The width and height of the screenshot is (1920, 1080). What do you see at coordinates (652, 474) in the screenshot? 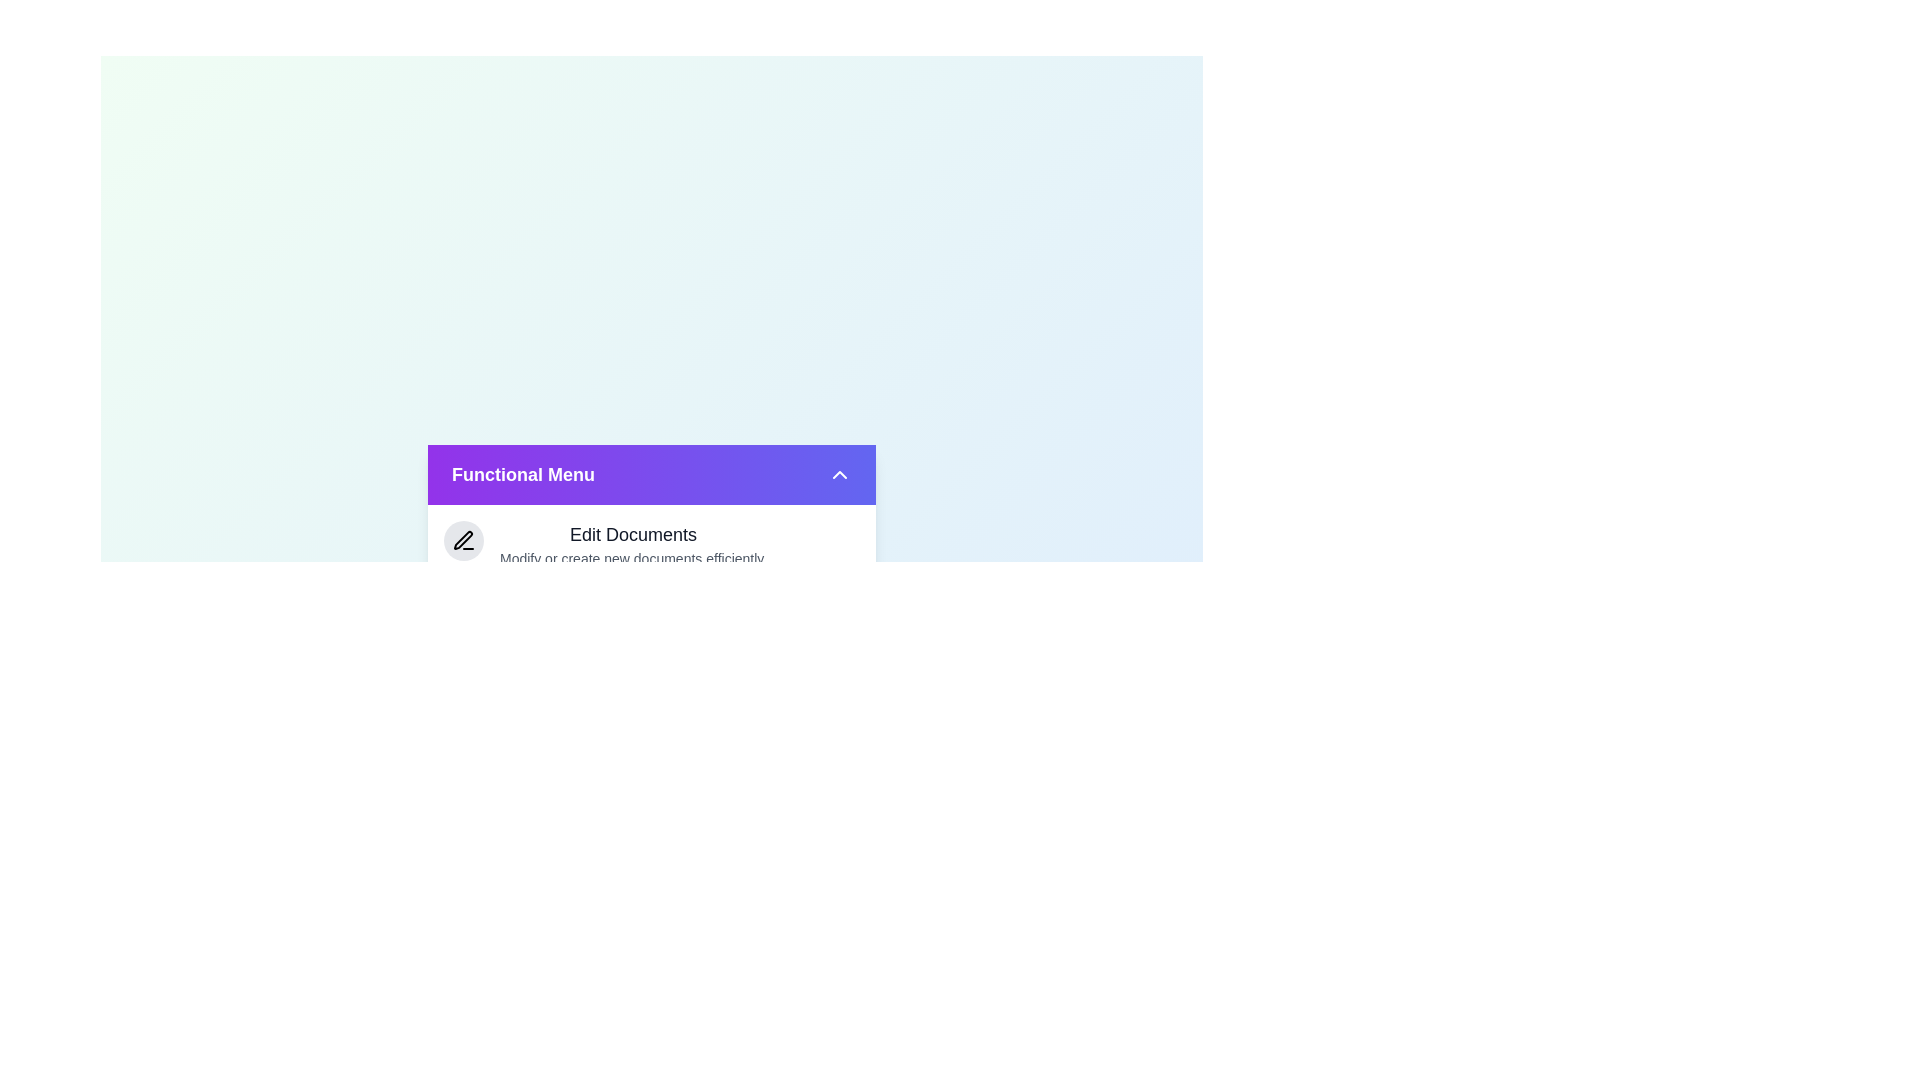
I see `the menu button to toggle the menu open or closed` at bounding box center [652, 474].